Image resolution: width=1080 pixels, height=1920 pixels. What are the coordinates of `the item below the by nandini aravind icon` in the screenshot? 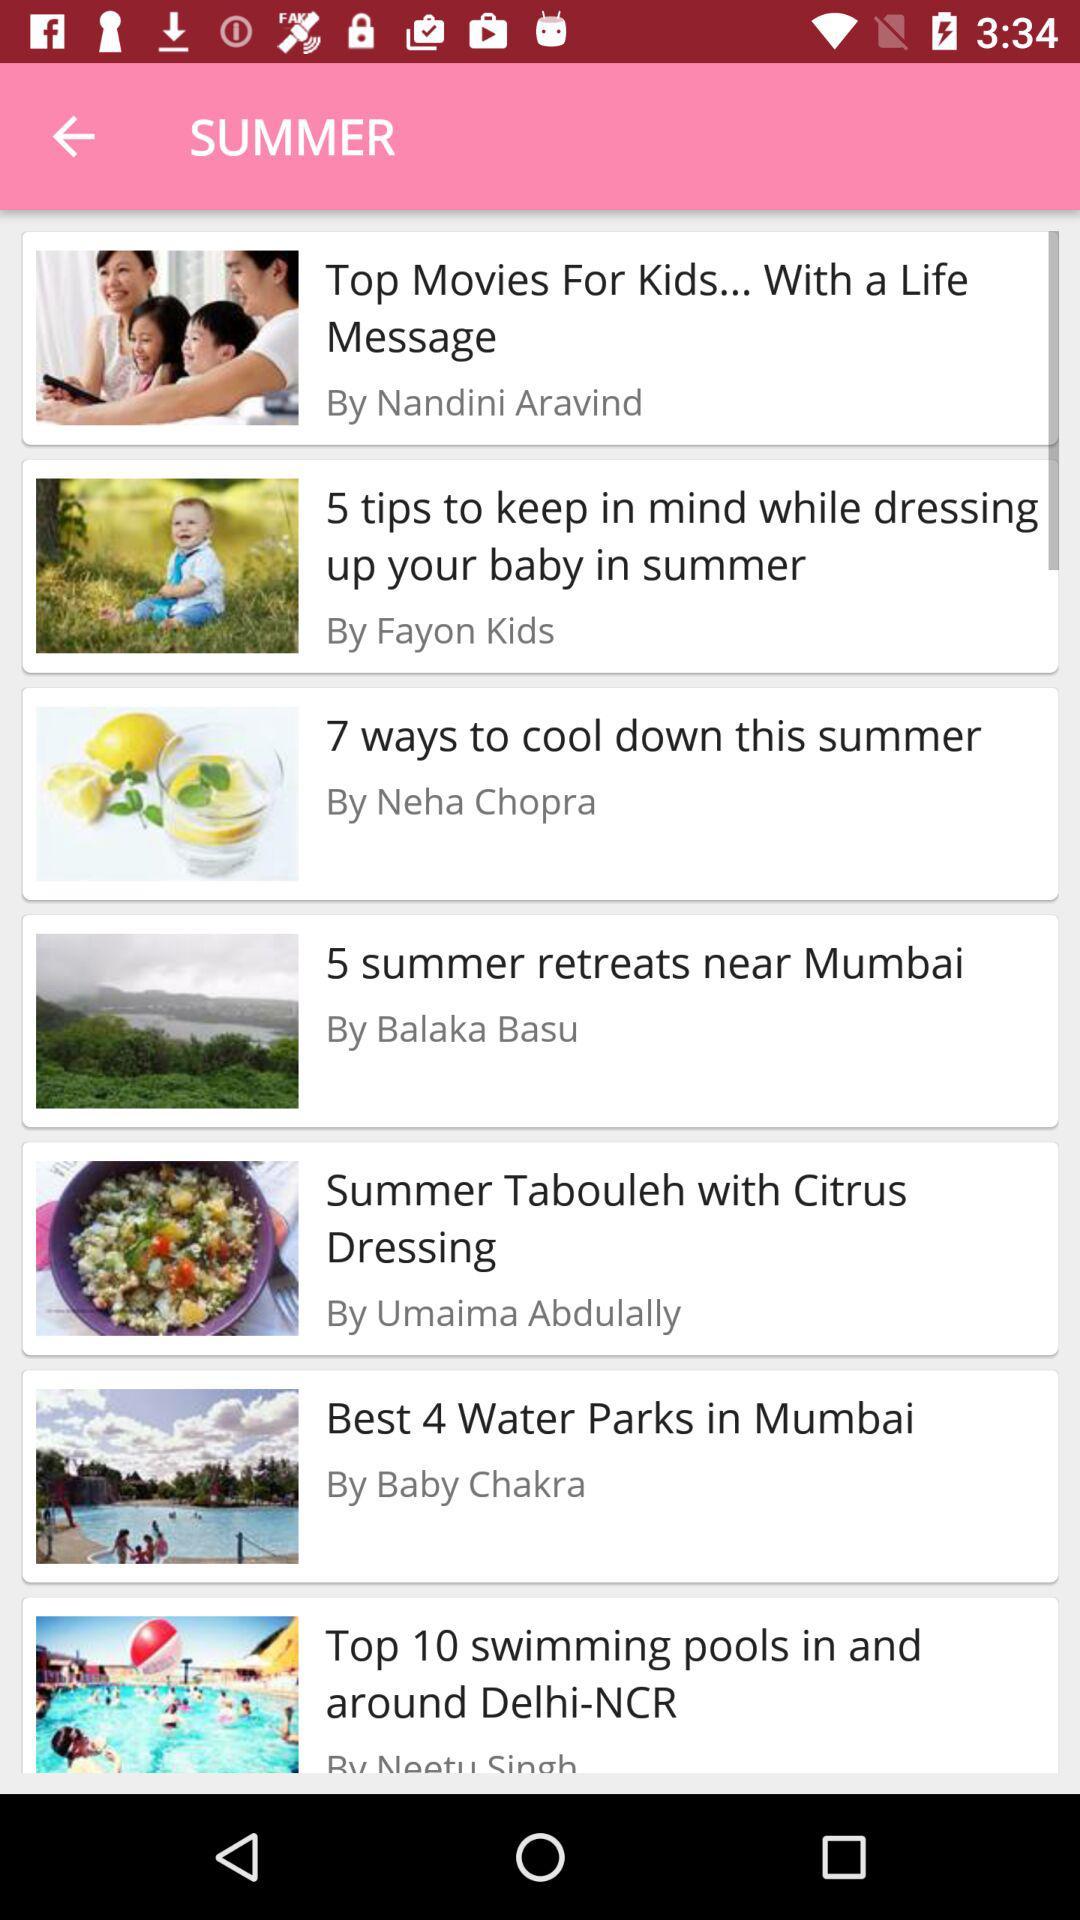 It's located at (684, 535).